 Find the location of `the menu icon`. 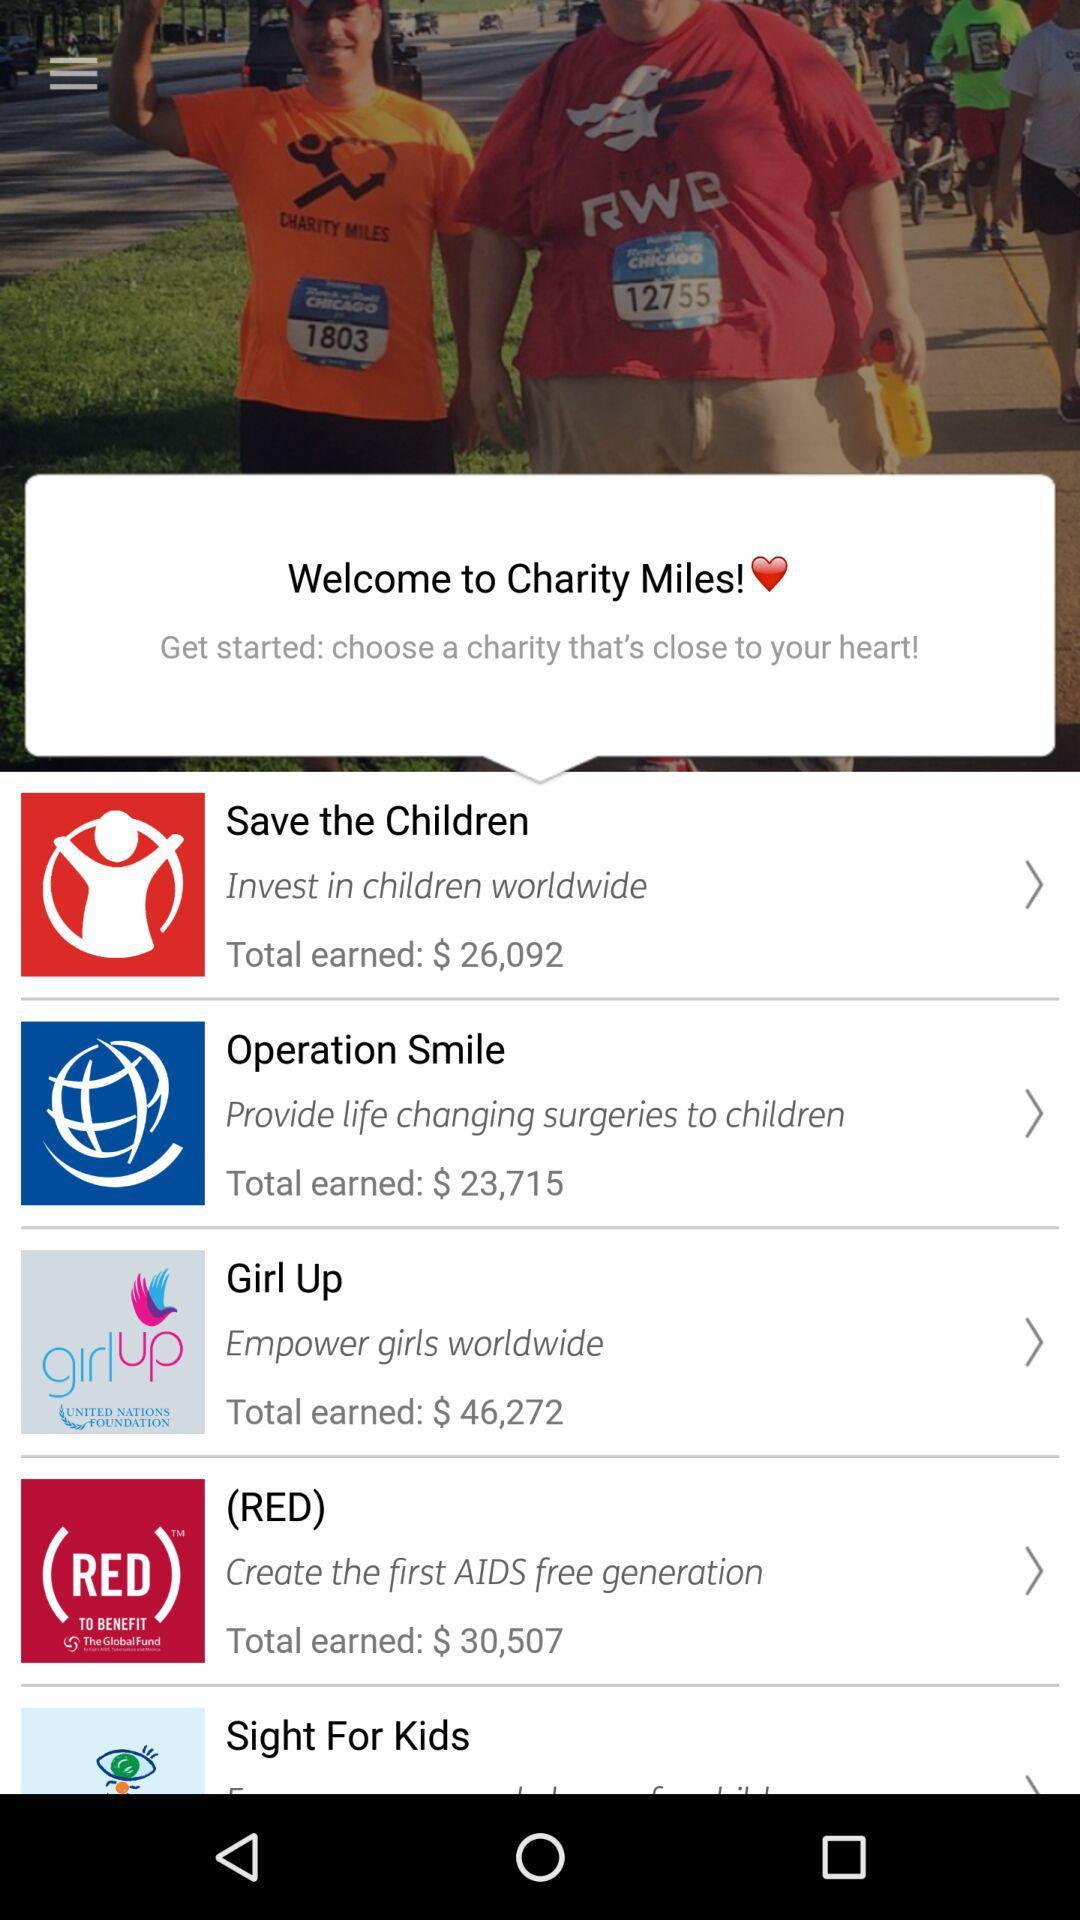

the menu icon is located at coordinates (72, 73).